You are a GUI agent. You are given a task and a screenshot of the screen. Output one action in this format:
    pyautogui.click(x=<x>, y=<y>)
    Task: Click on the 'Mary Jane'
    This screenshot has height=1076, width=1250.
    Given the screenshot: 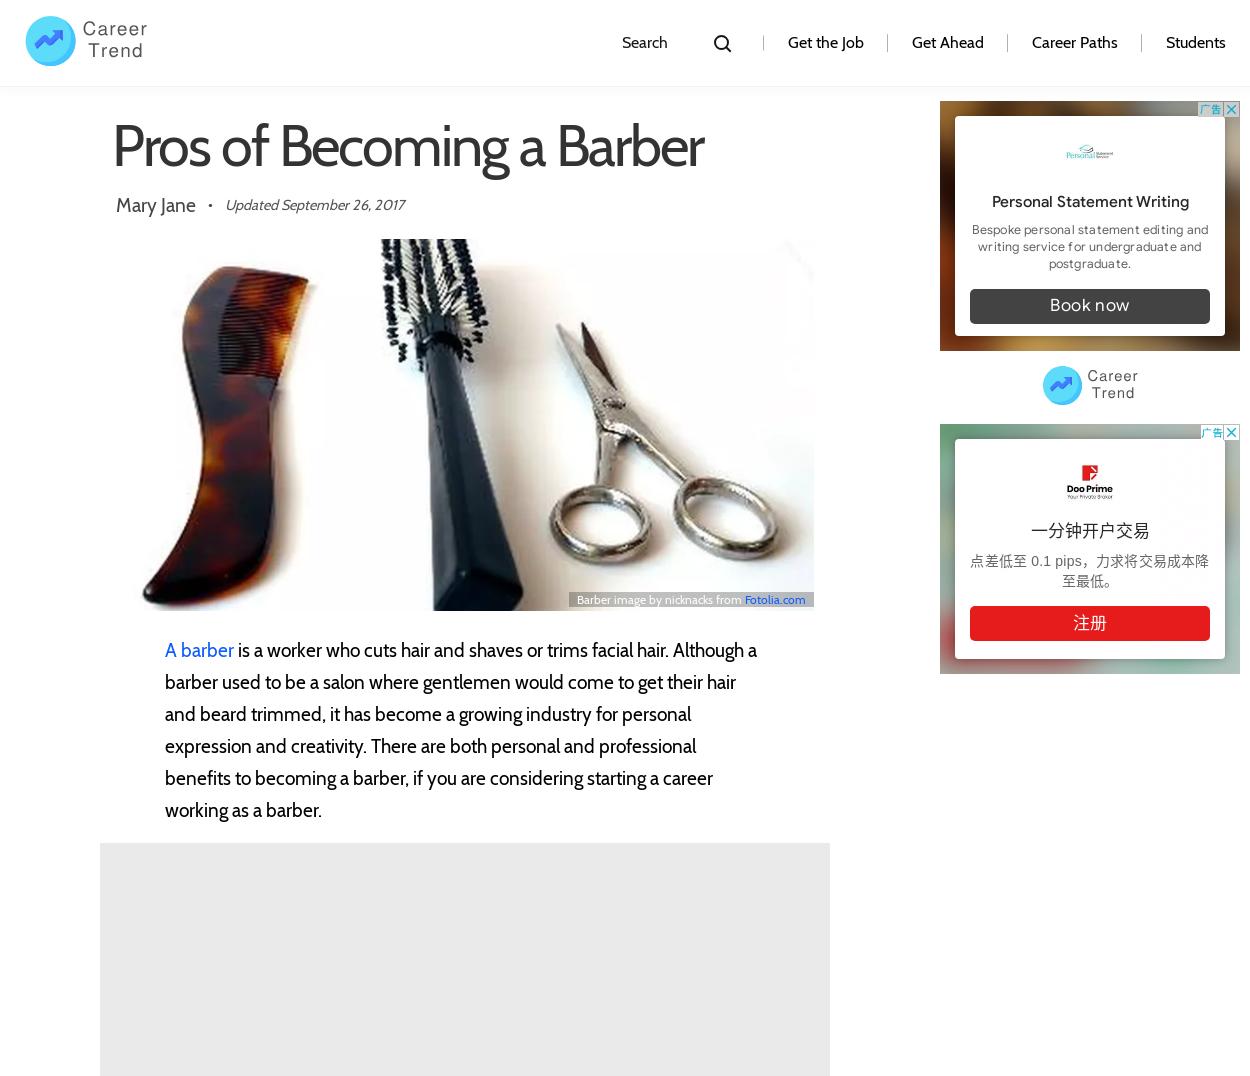 What is the action you would take?
    pyautogui.click(x=156, y=203)
    